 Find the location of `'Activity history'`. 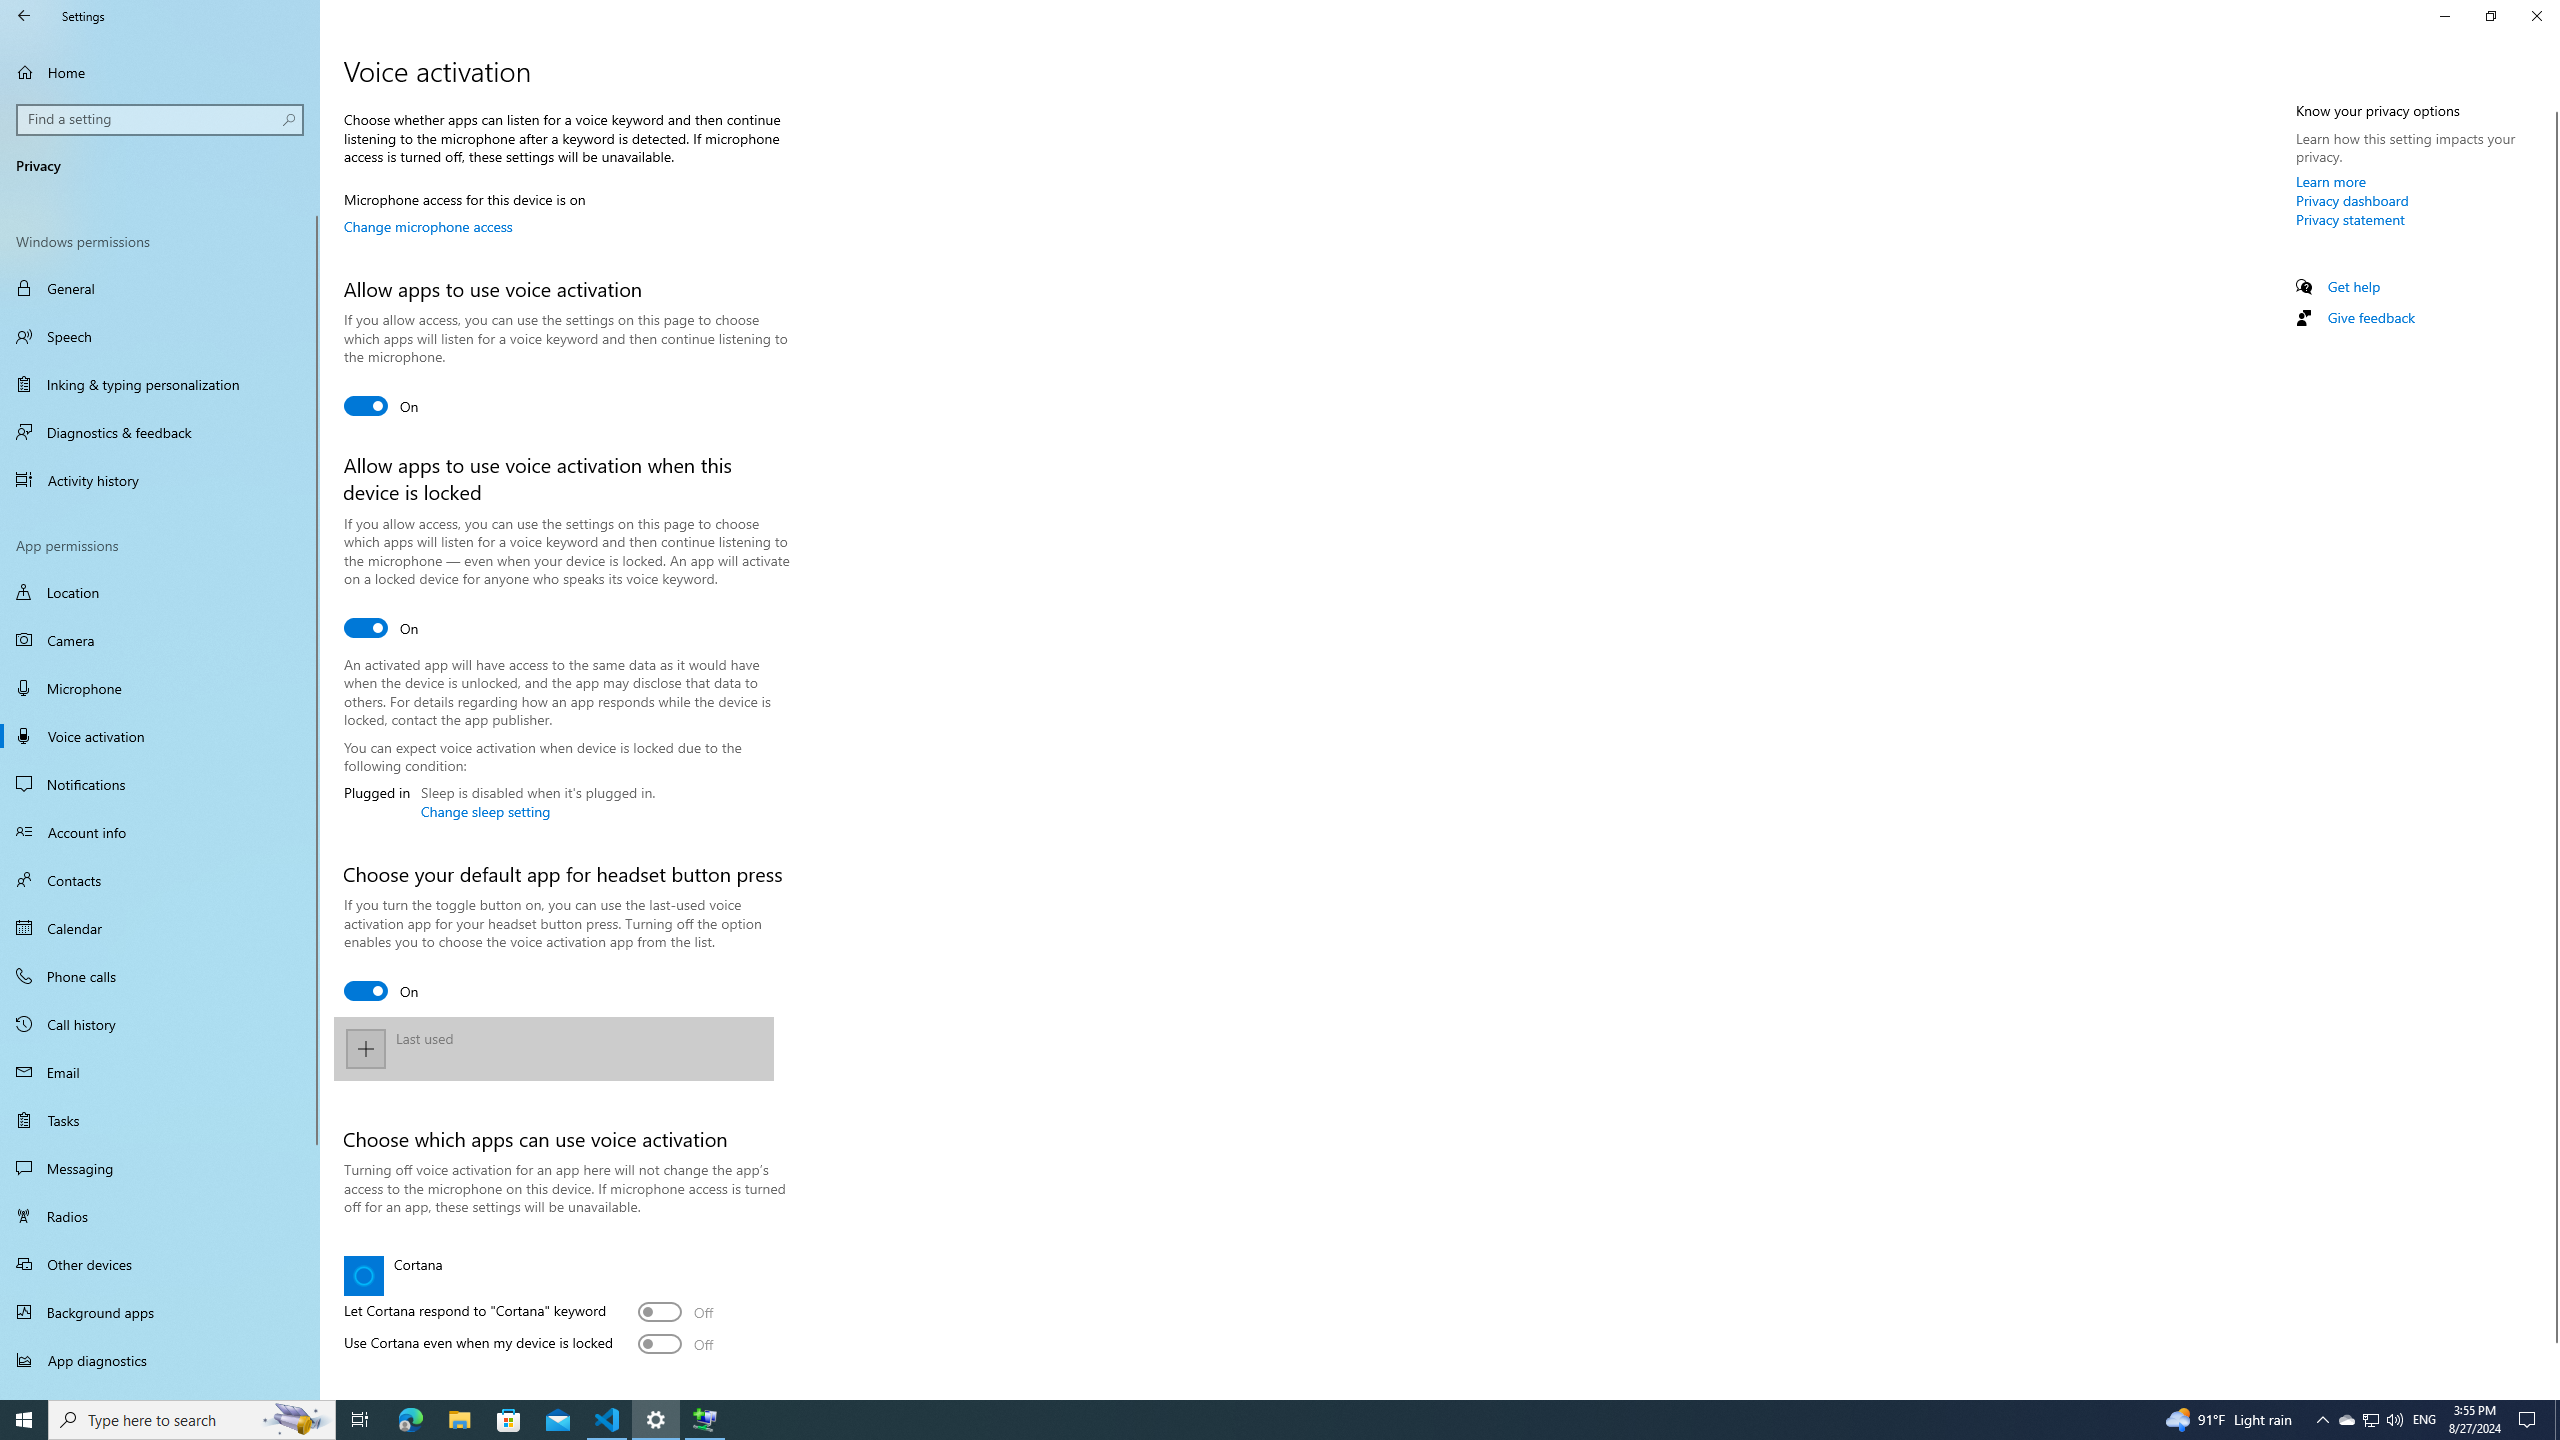

'Activity history' is located at coordinates (159, 479).